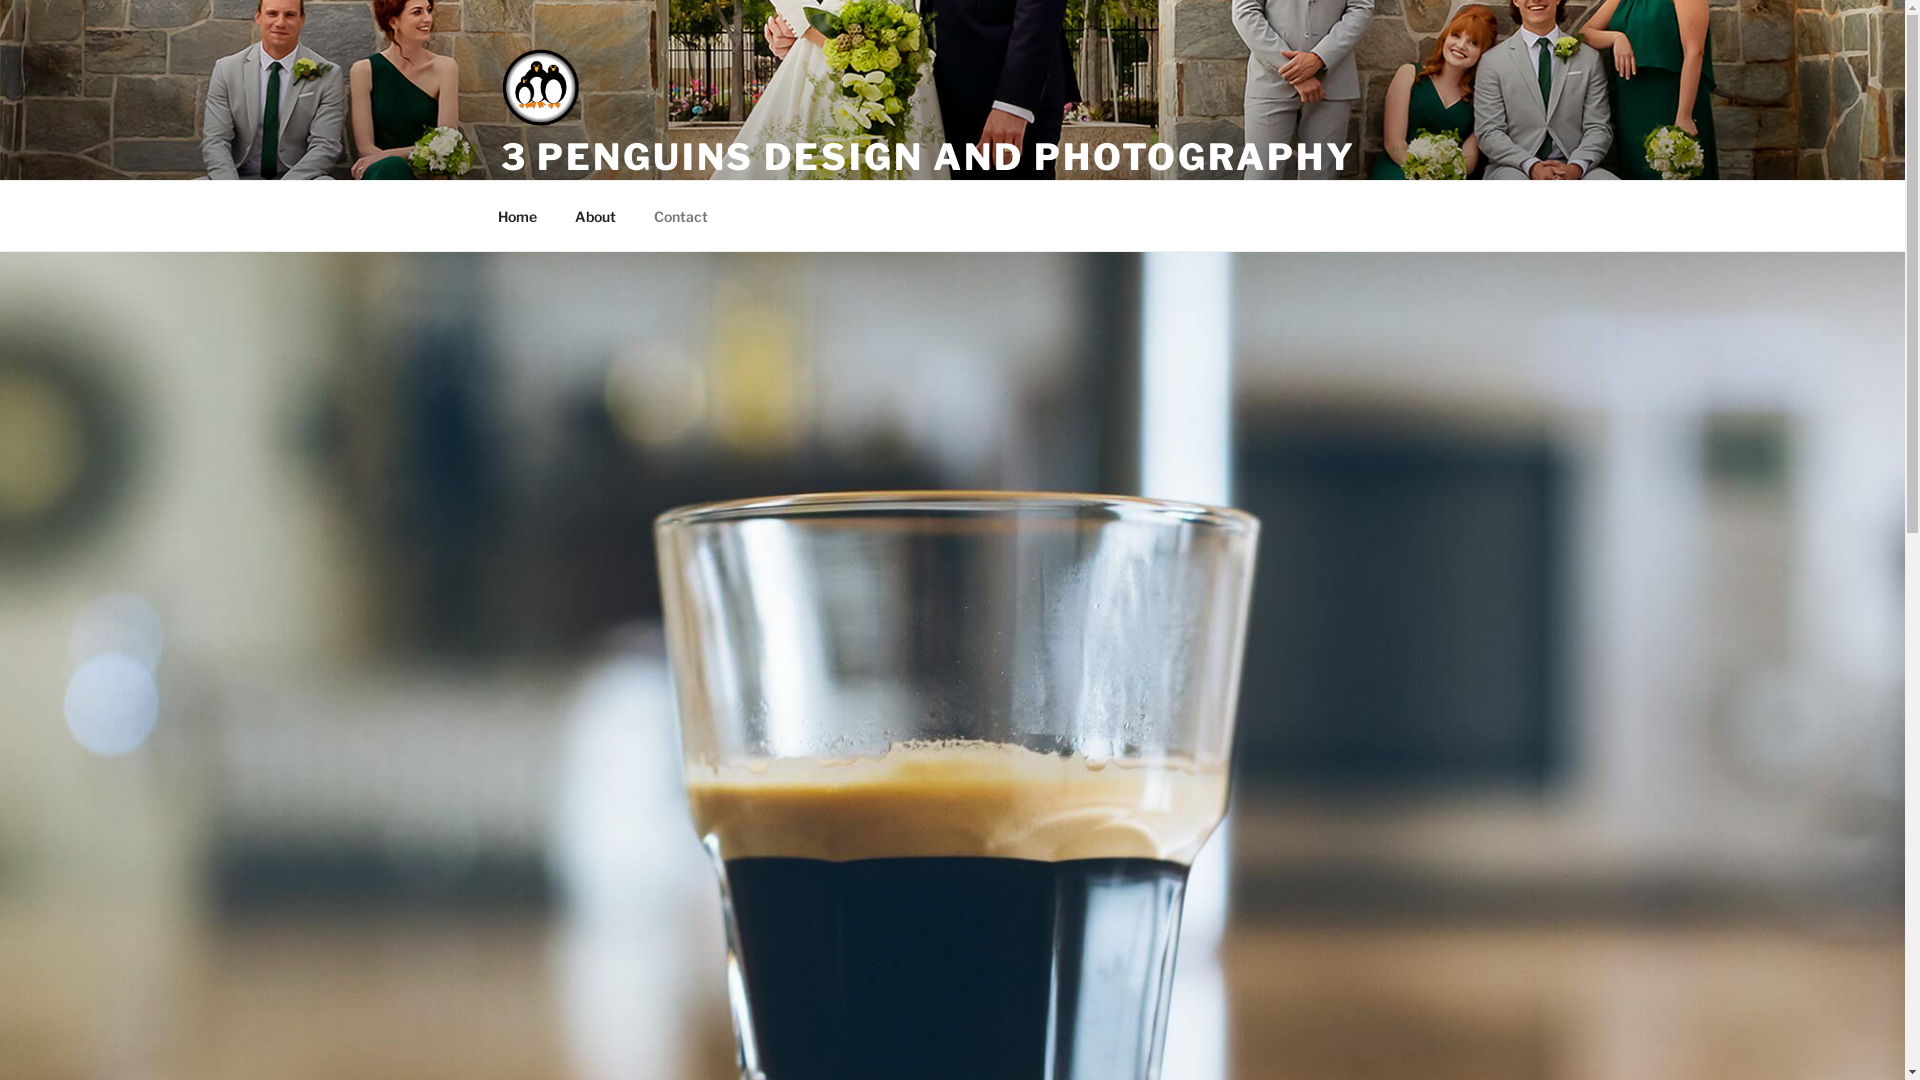  What do you see at coordinates (517, 216) in the screenshot?
I see `'Home'` at bounding box center [517, 216].